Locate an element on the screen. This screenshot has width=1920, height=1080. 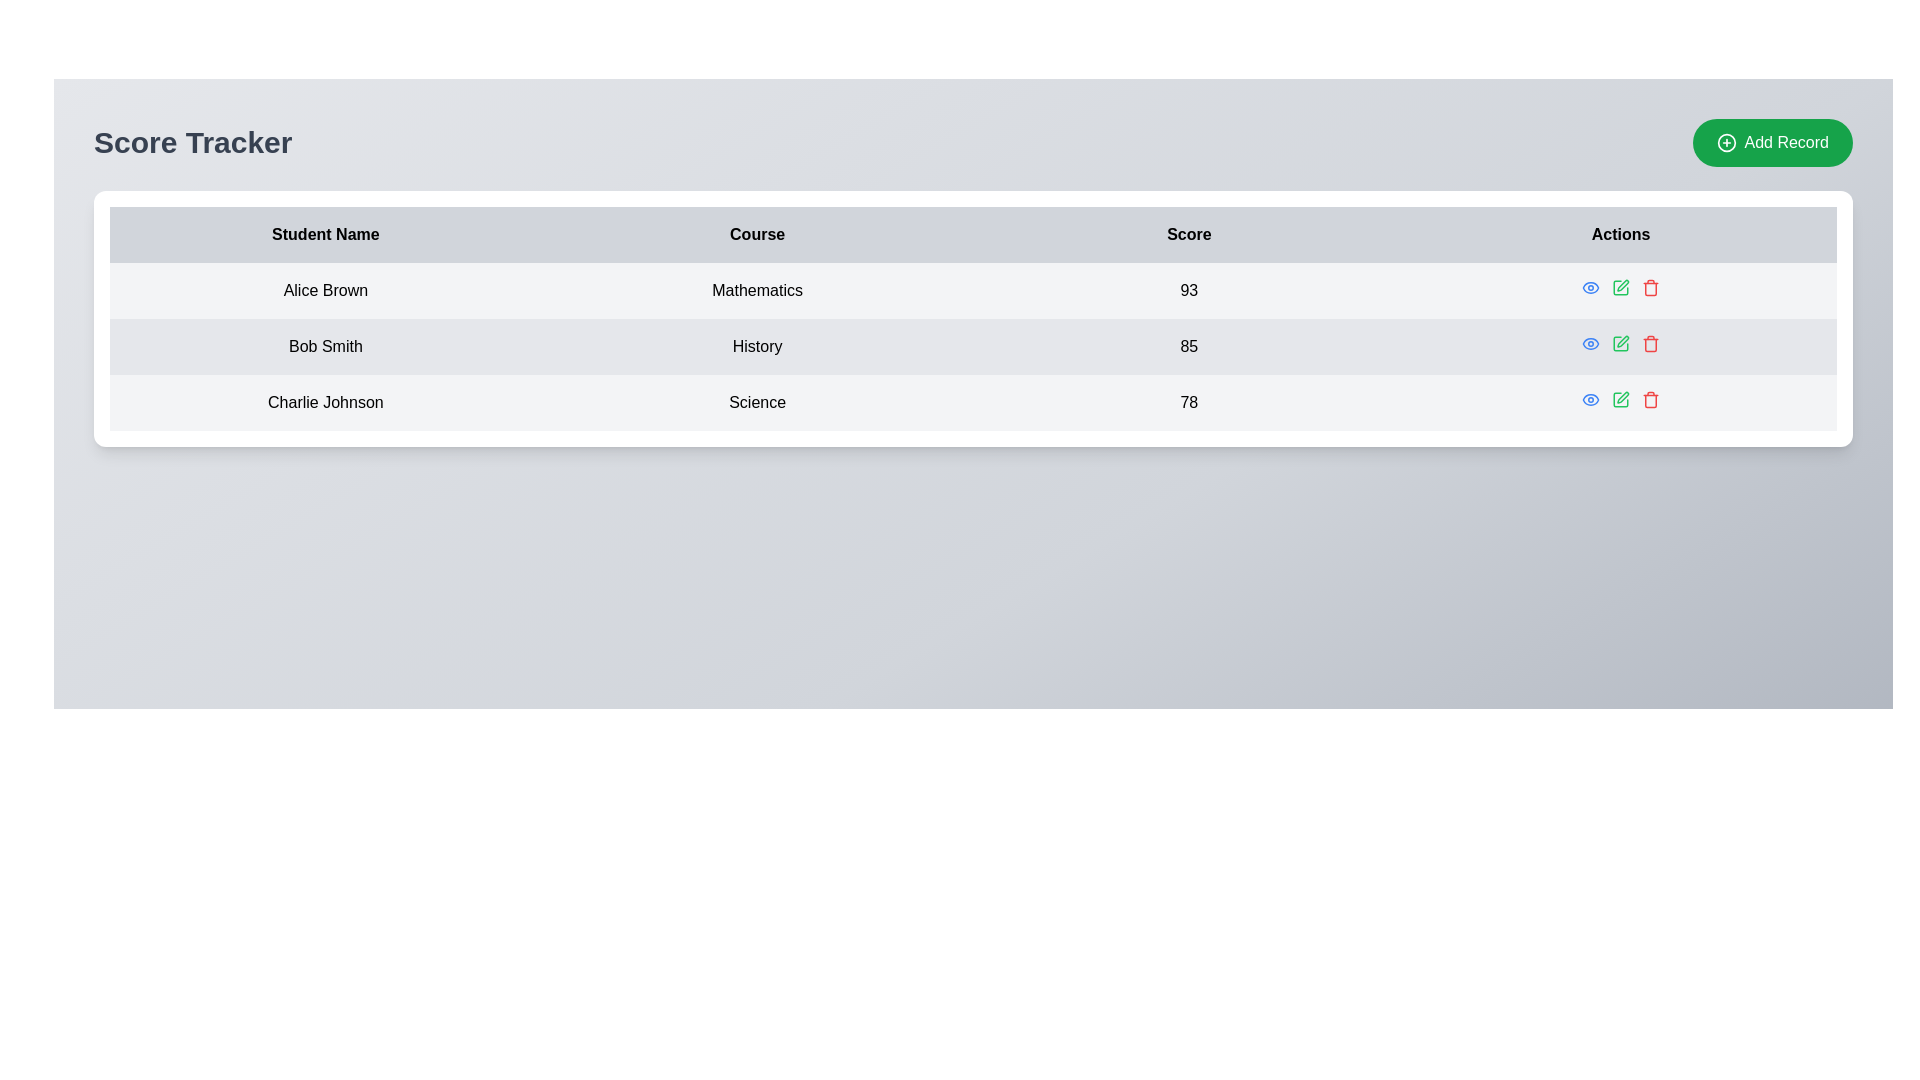
the green edit pen icon located in the 'Actions' column of the last row in the table is located at coordinates (1623, 397).